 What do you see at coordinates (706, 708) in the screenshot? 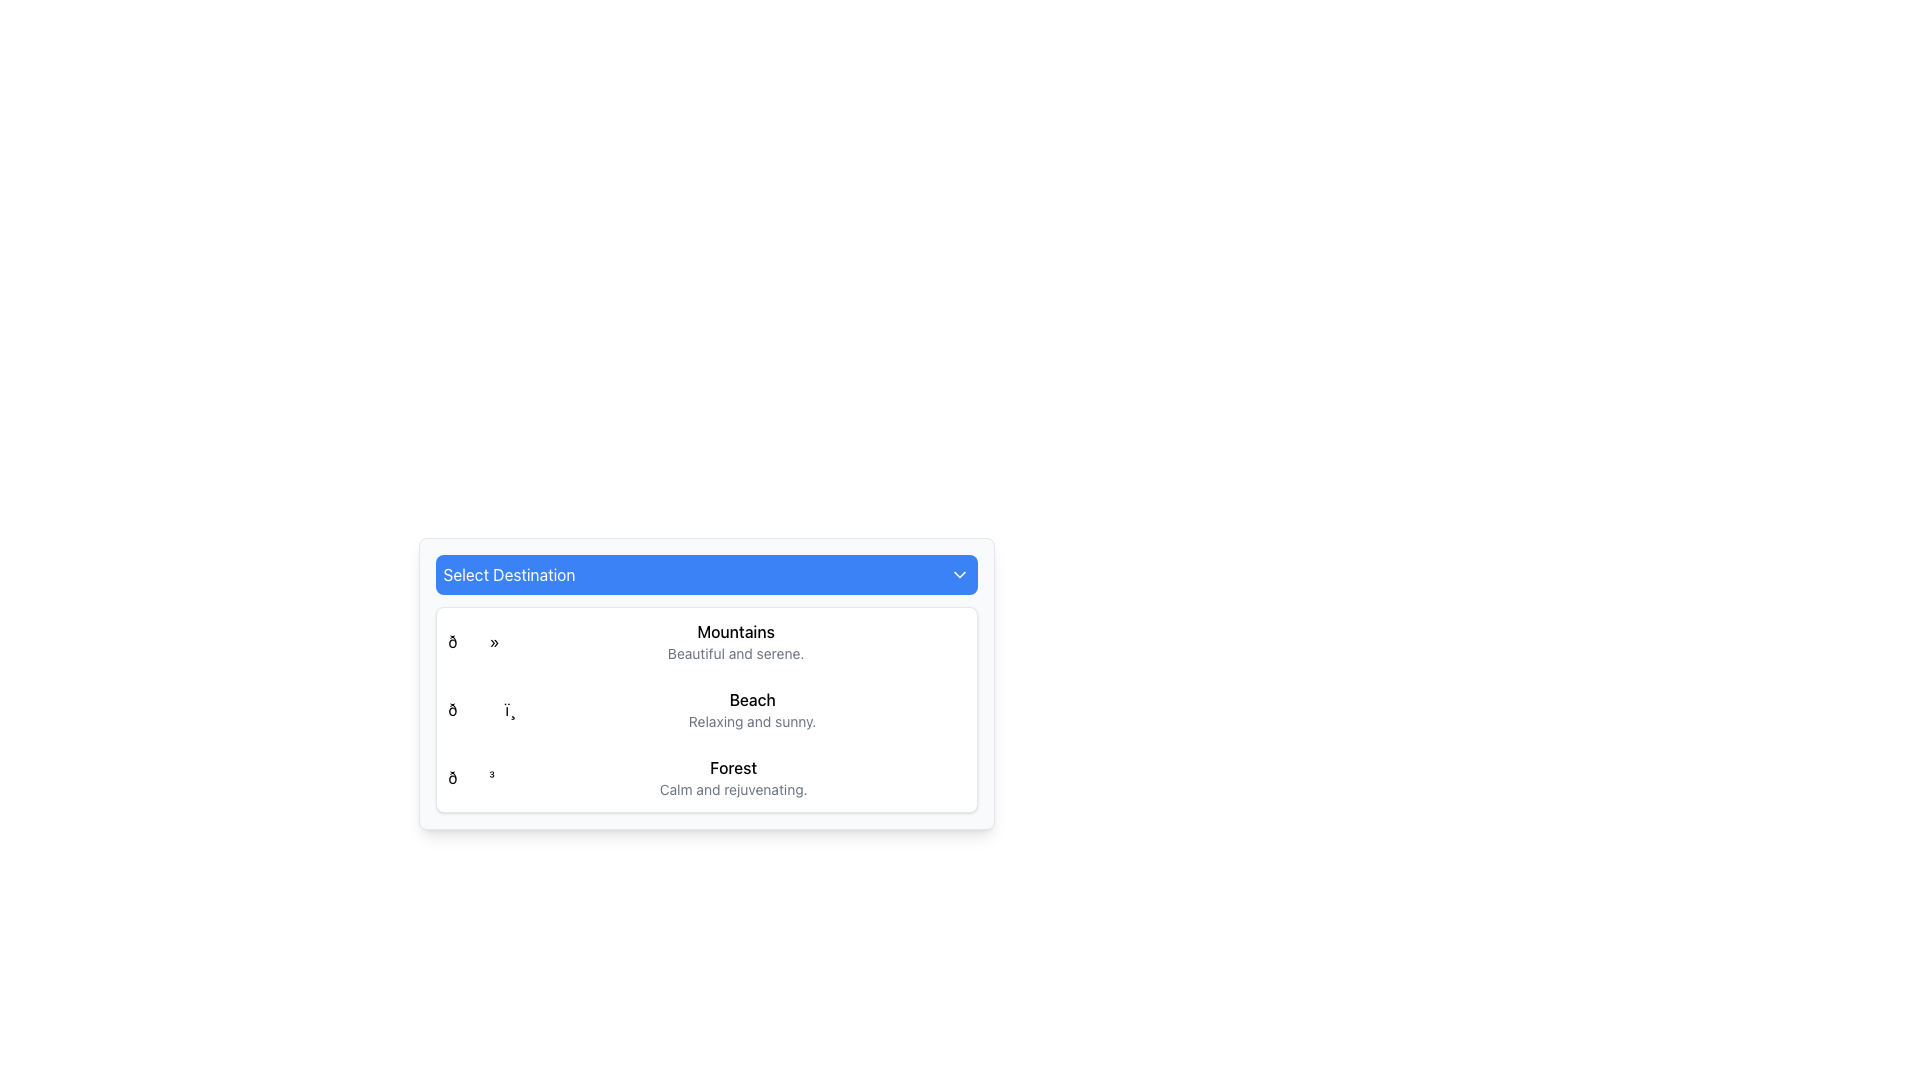
I see `to select the 'Beach' destination from the list item located under the blue header titled 'Select Destination'. This is the second item in the vertical list of destinations` at bounding box center [706, 708].